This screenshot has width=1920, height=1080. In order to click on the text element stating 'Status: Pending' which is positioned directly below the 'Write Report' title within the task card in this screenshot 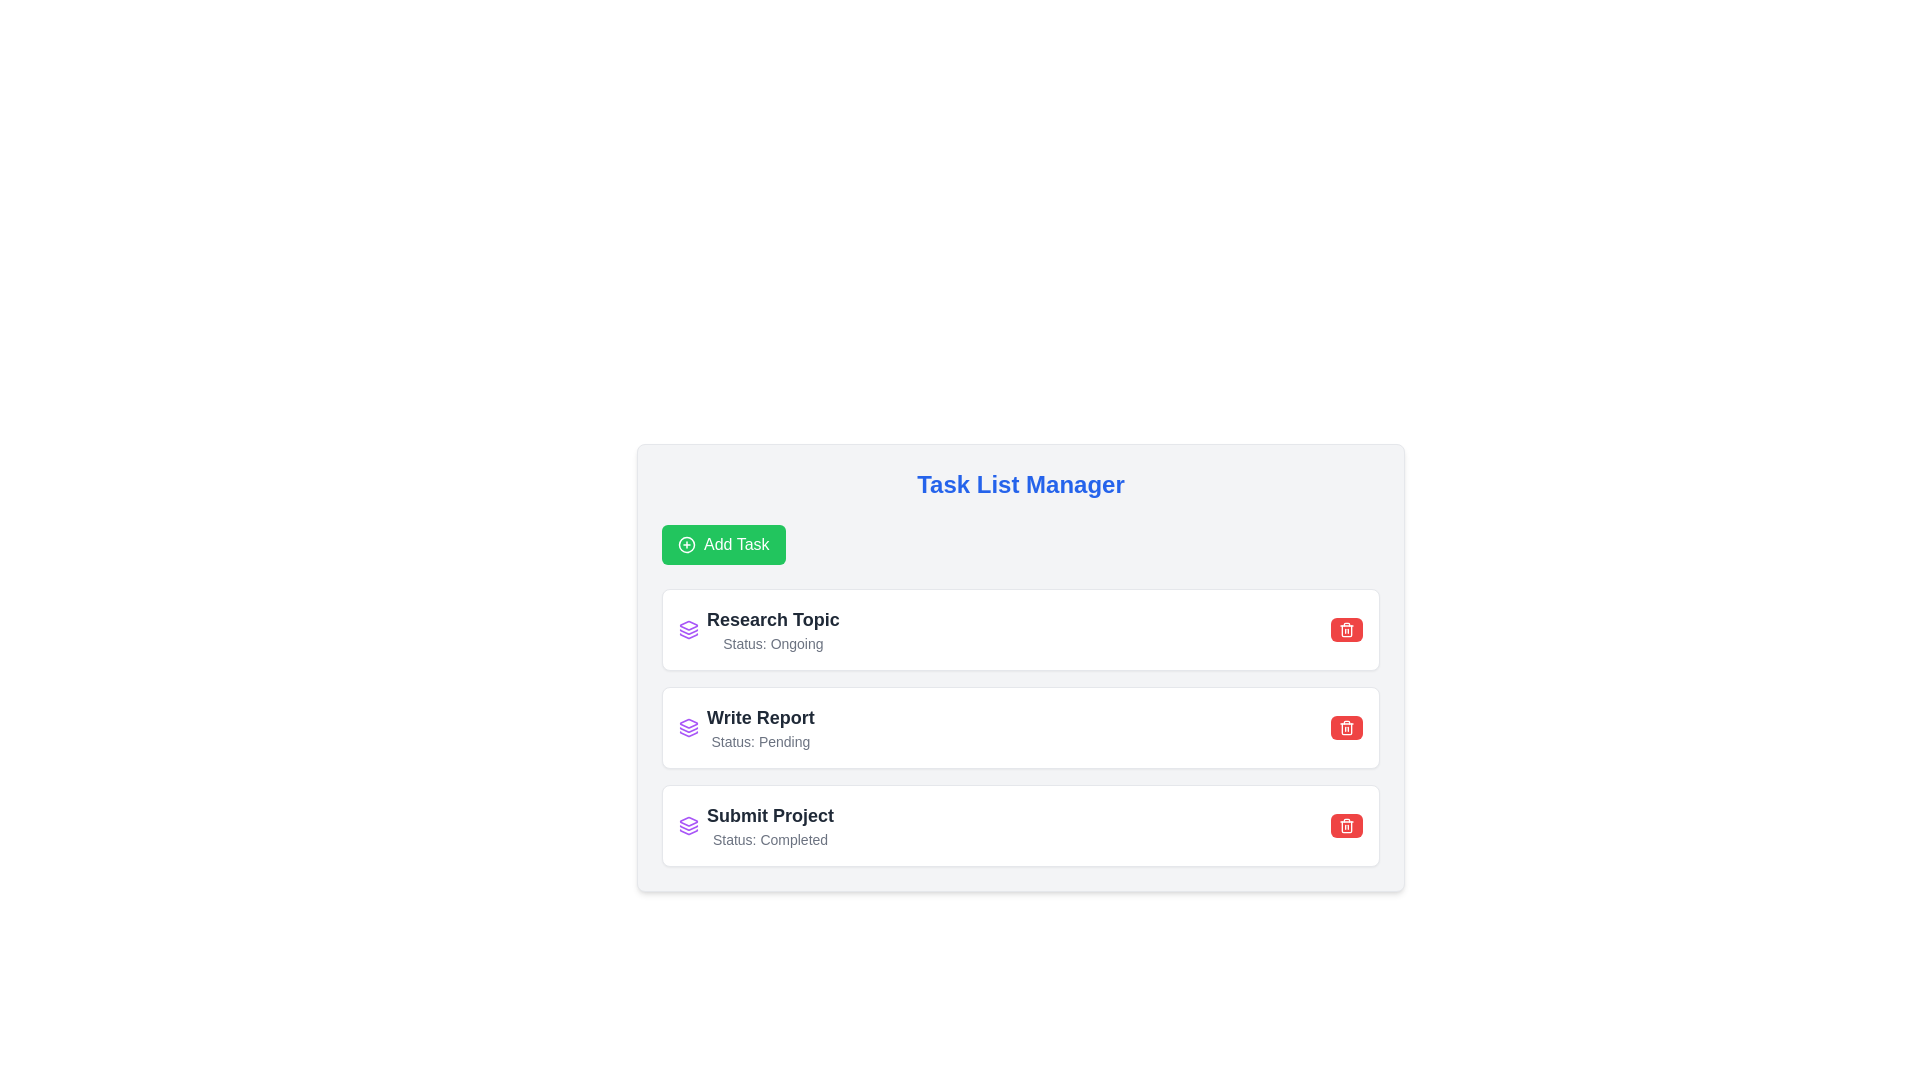, I will do `click(759, 741)`.